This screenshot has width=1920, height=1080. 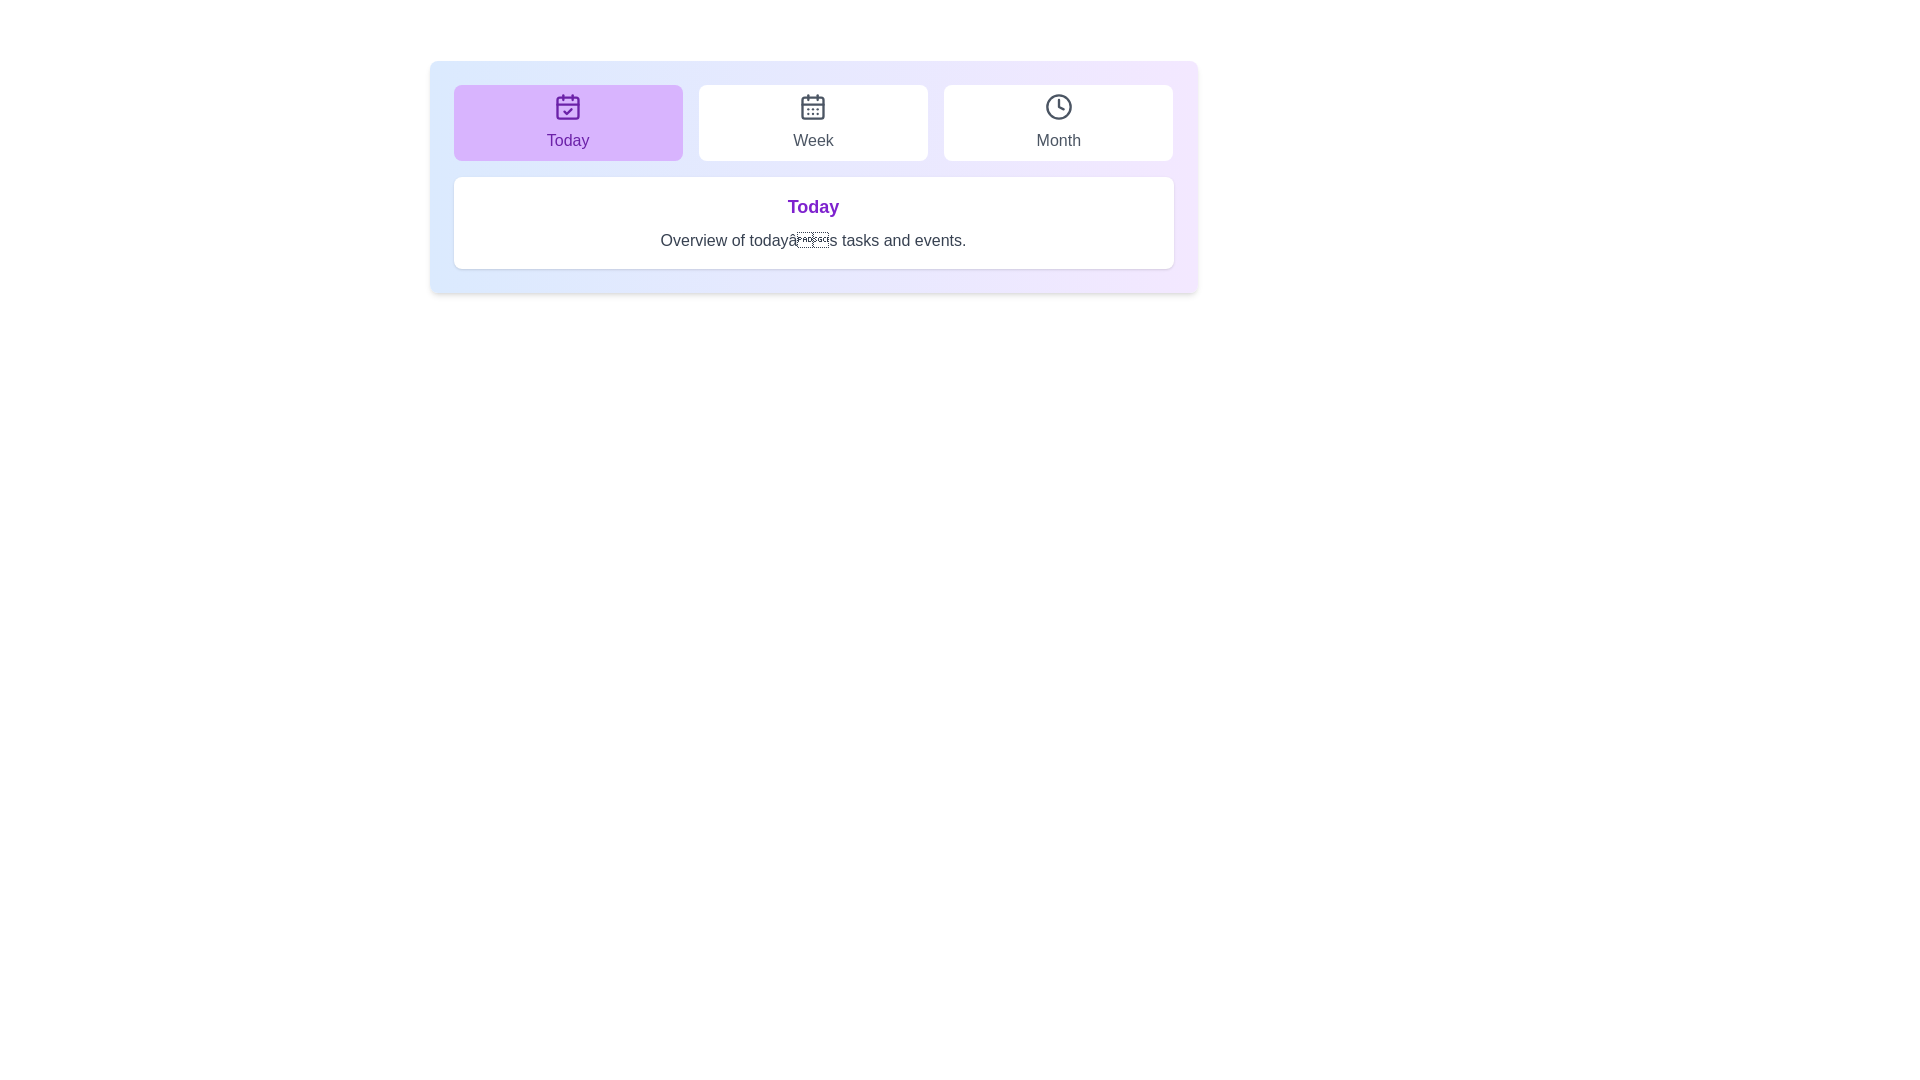 I want to click on the tab labeled Week to view its associated text, so click(x=812, y=123).